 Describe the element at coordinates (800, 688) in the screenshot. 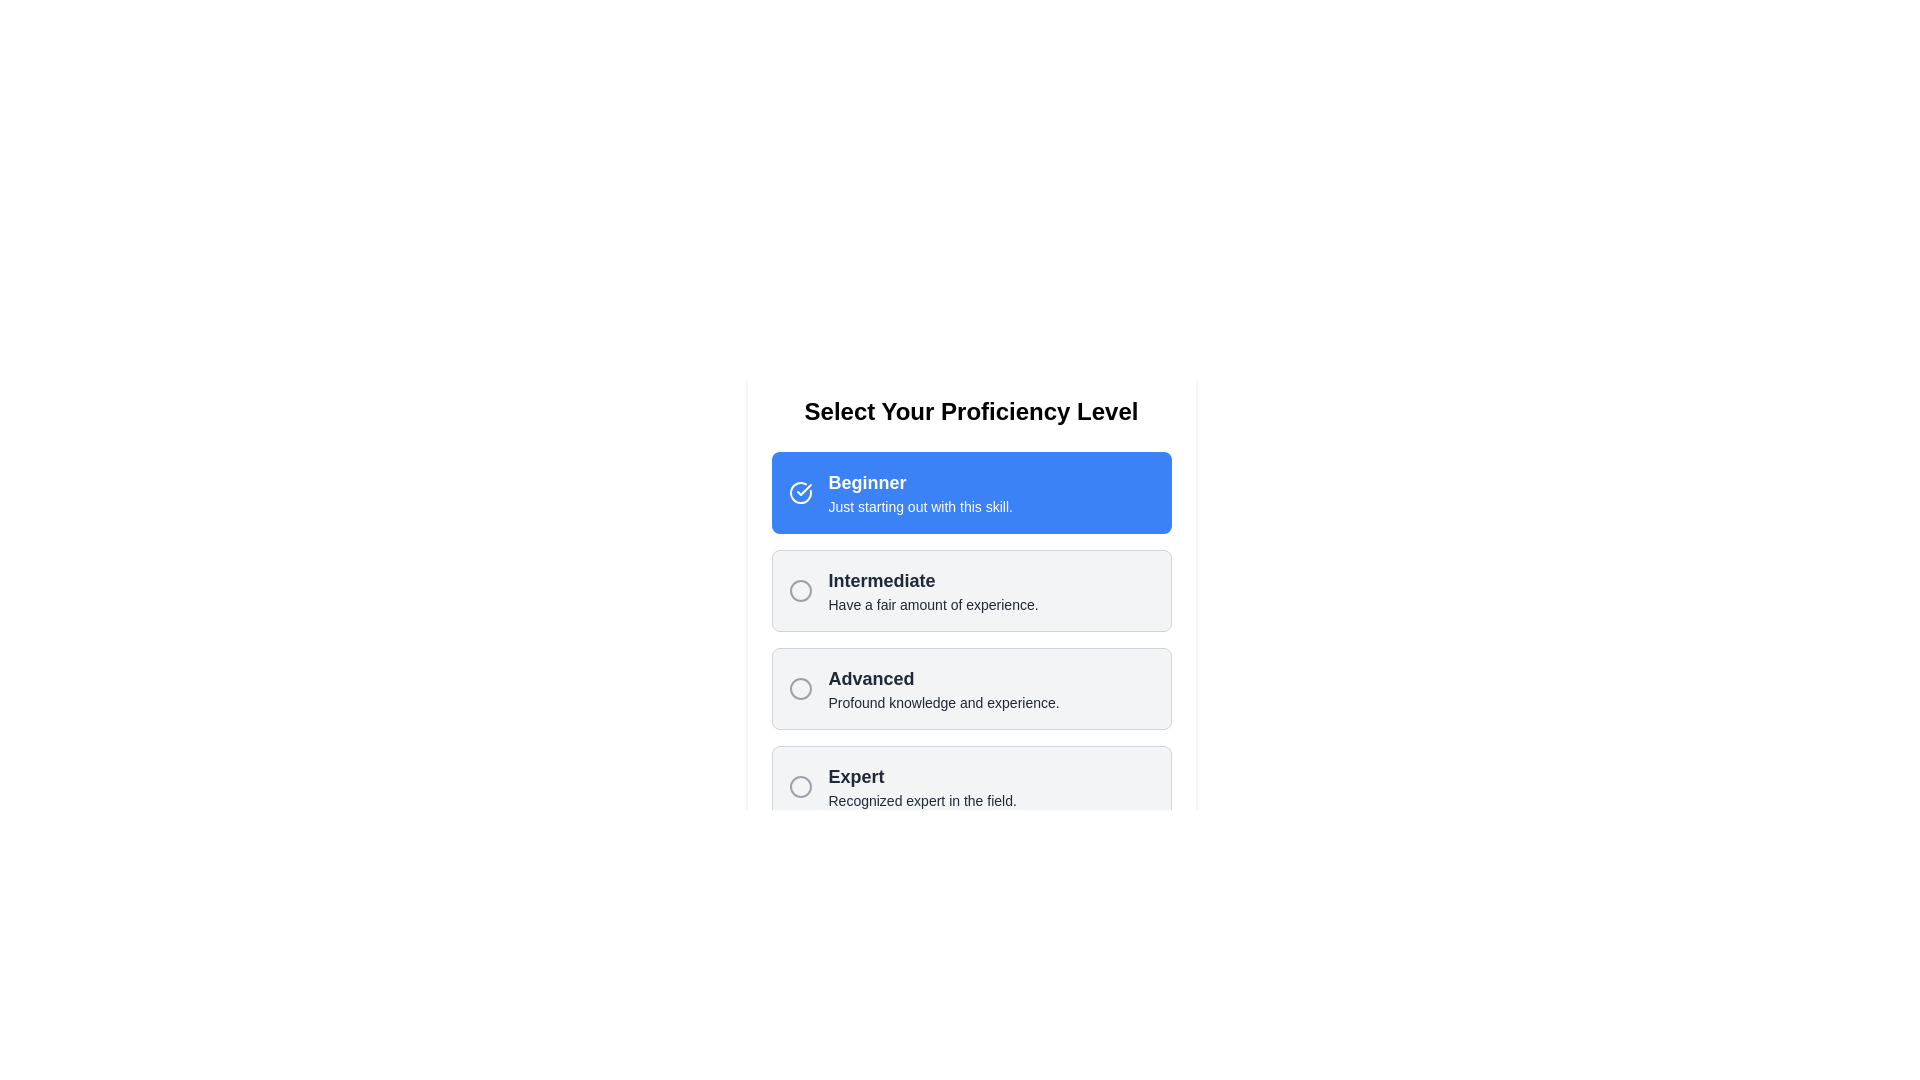

I see `the radio button for selecting the 'Advanced' proficiency level` at that location.